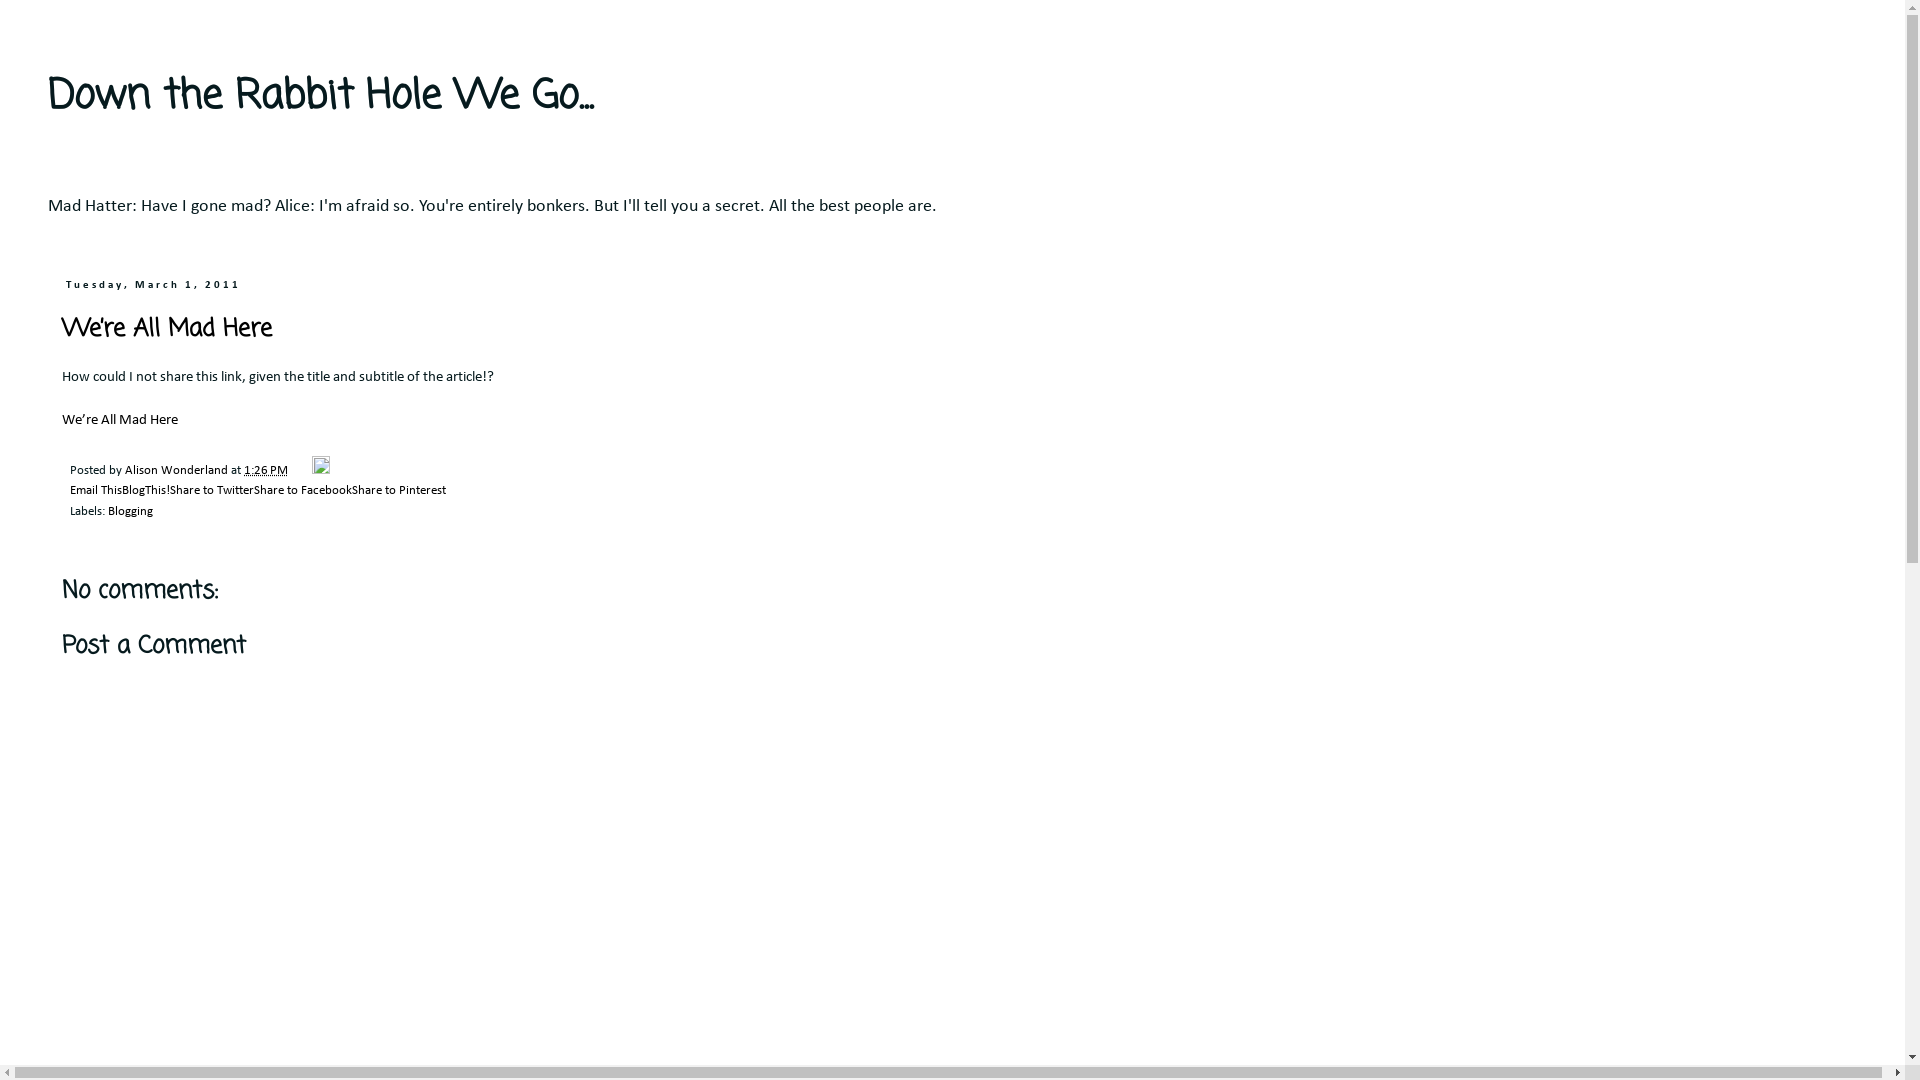 Image resolution: width=1920 pixels, height=1080 pixels. What do you see at coordinates (301, 490) in the screenshot?
I see `'Share to Facebook'` at bounding box center [301, 490].